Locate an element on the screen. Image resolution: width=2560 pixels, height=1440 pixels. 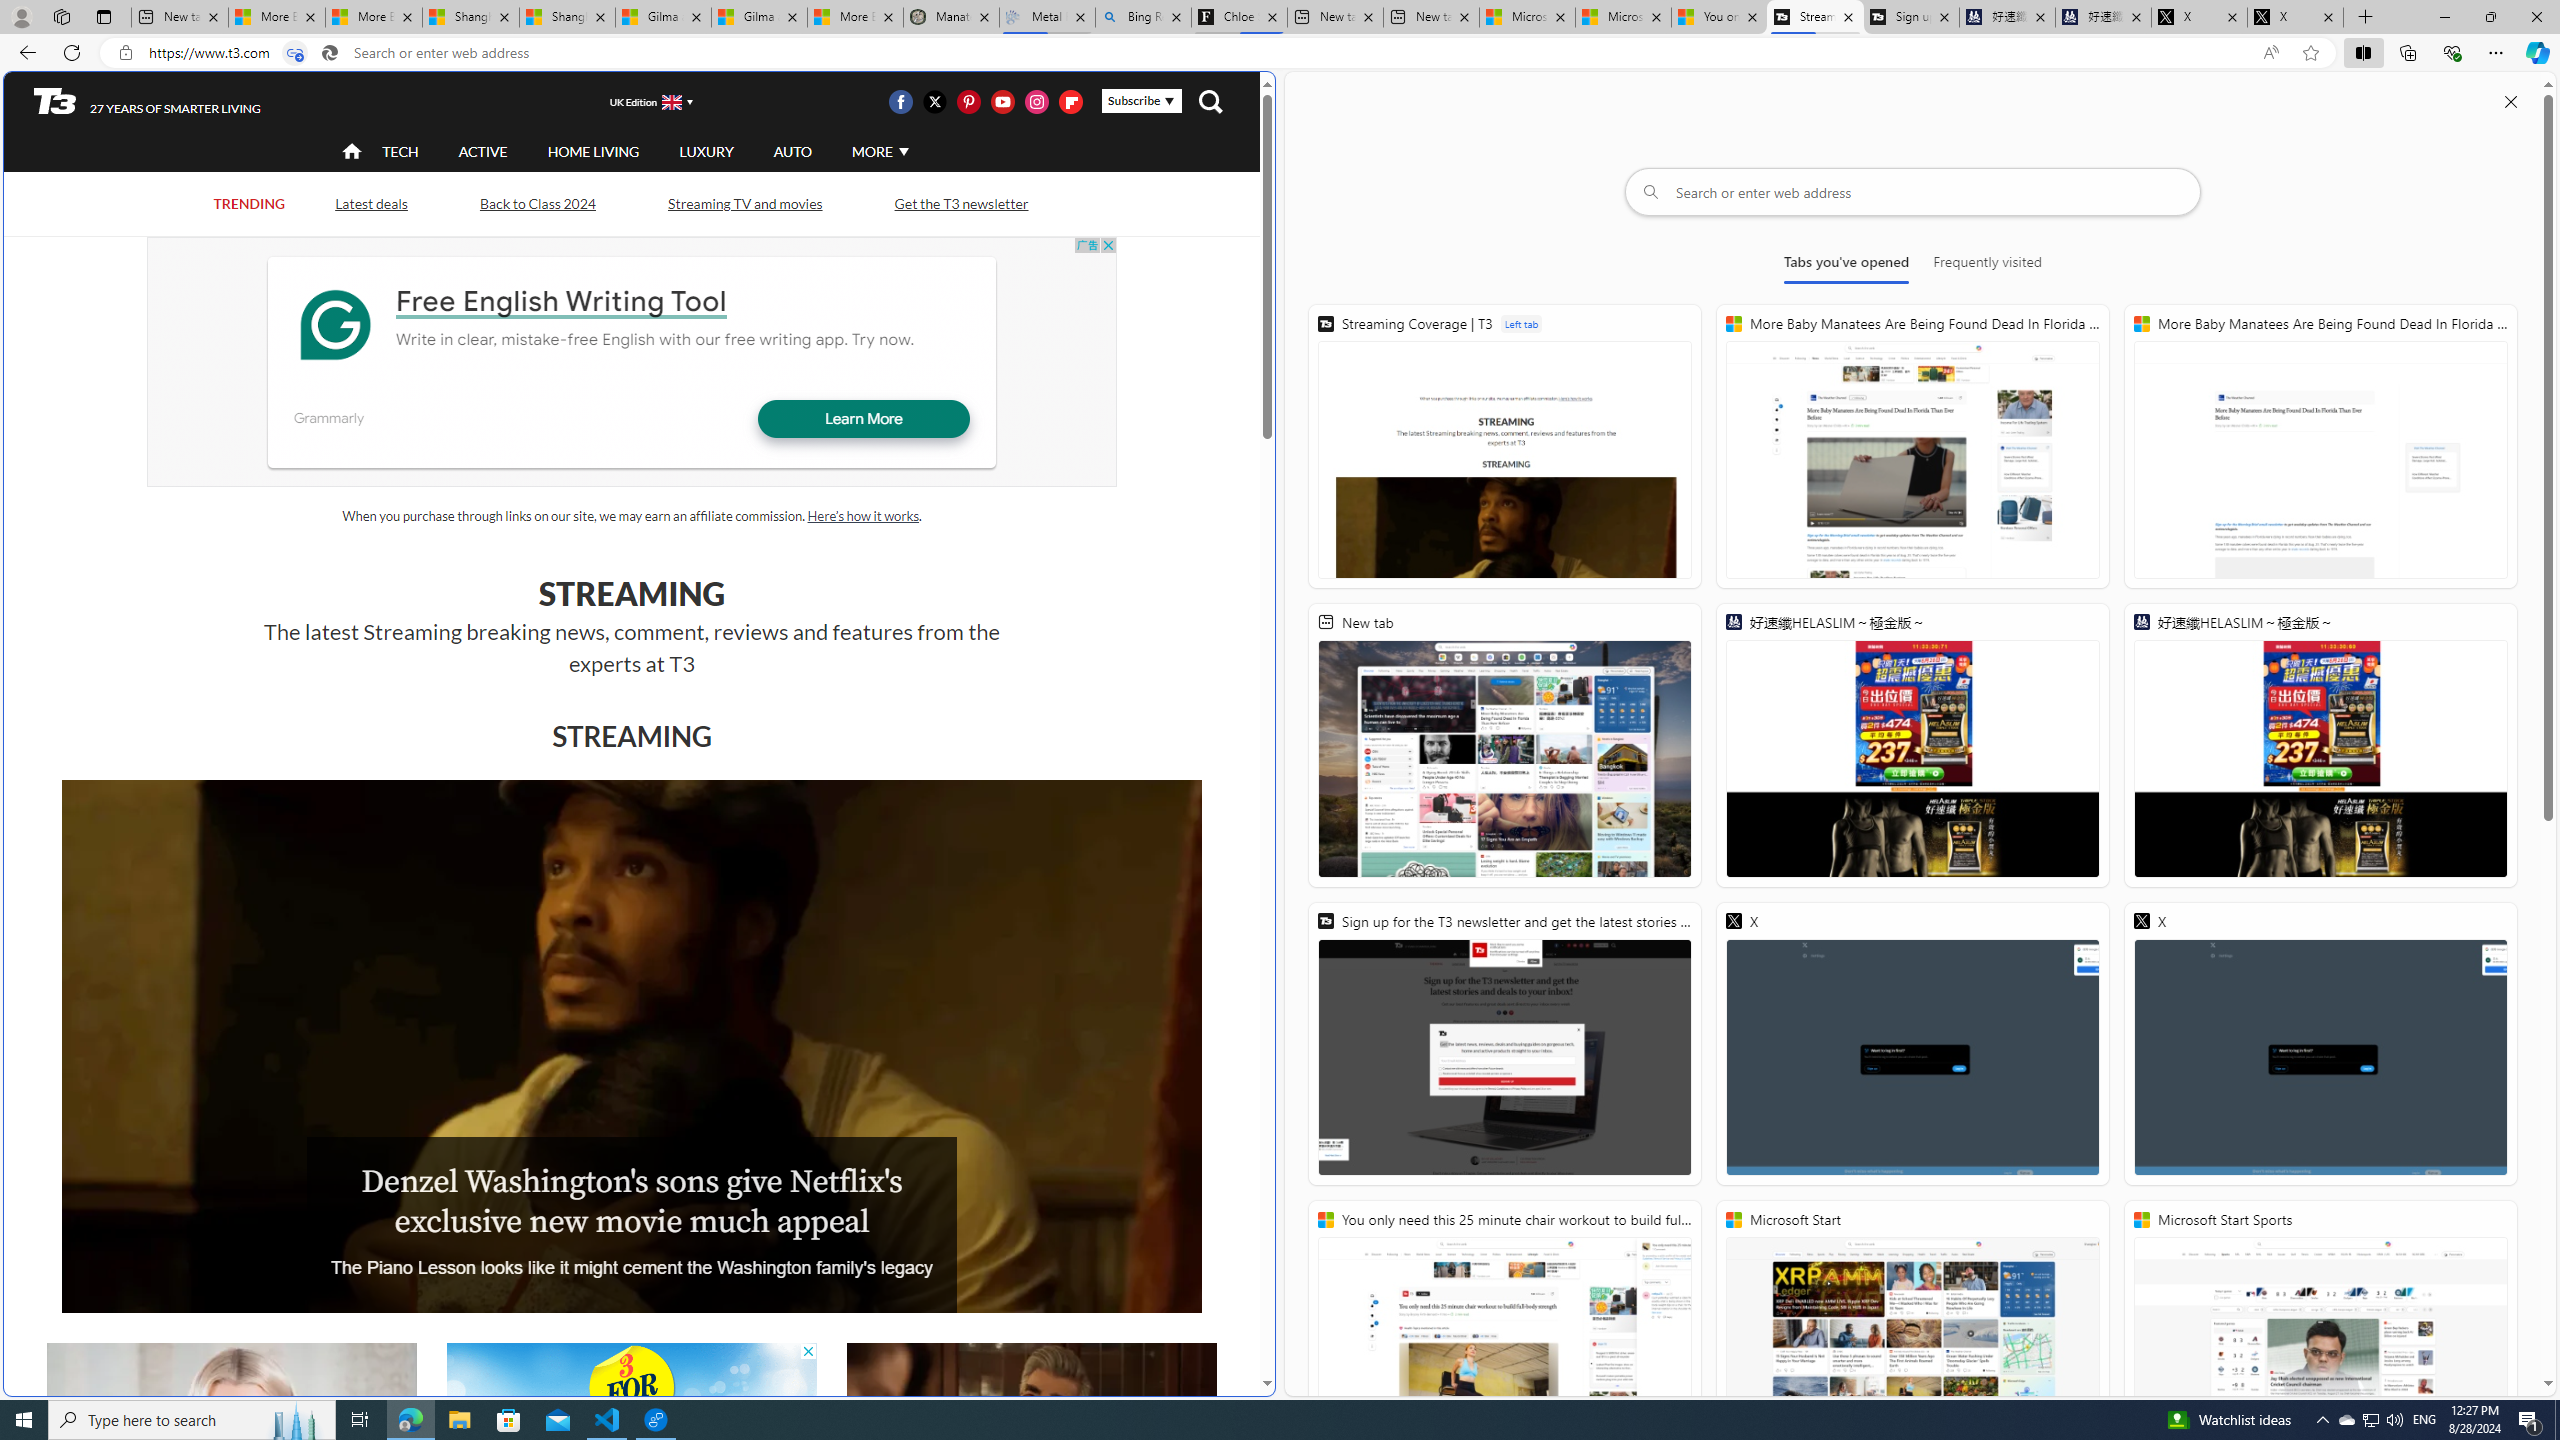
'ACTIVE' is located at coordinates (481, 150).